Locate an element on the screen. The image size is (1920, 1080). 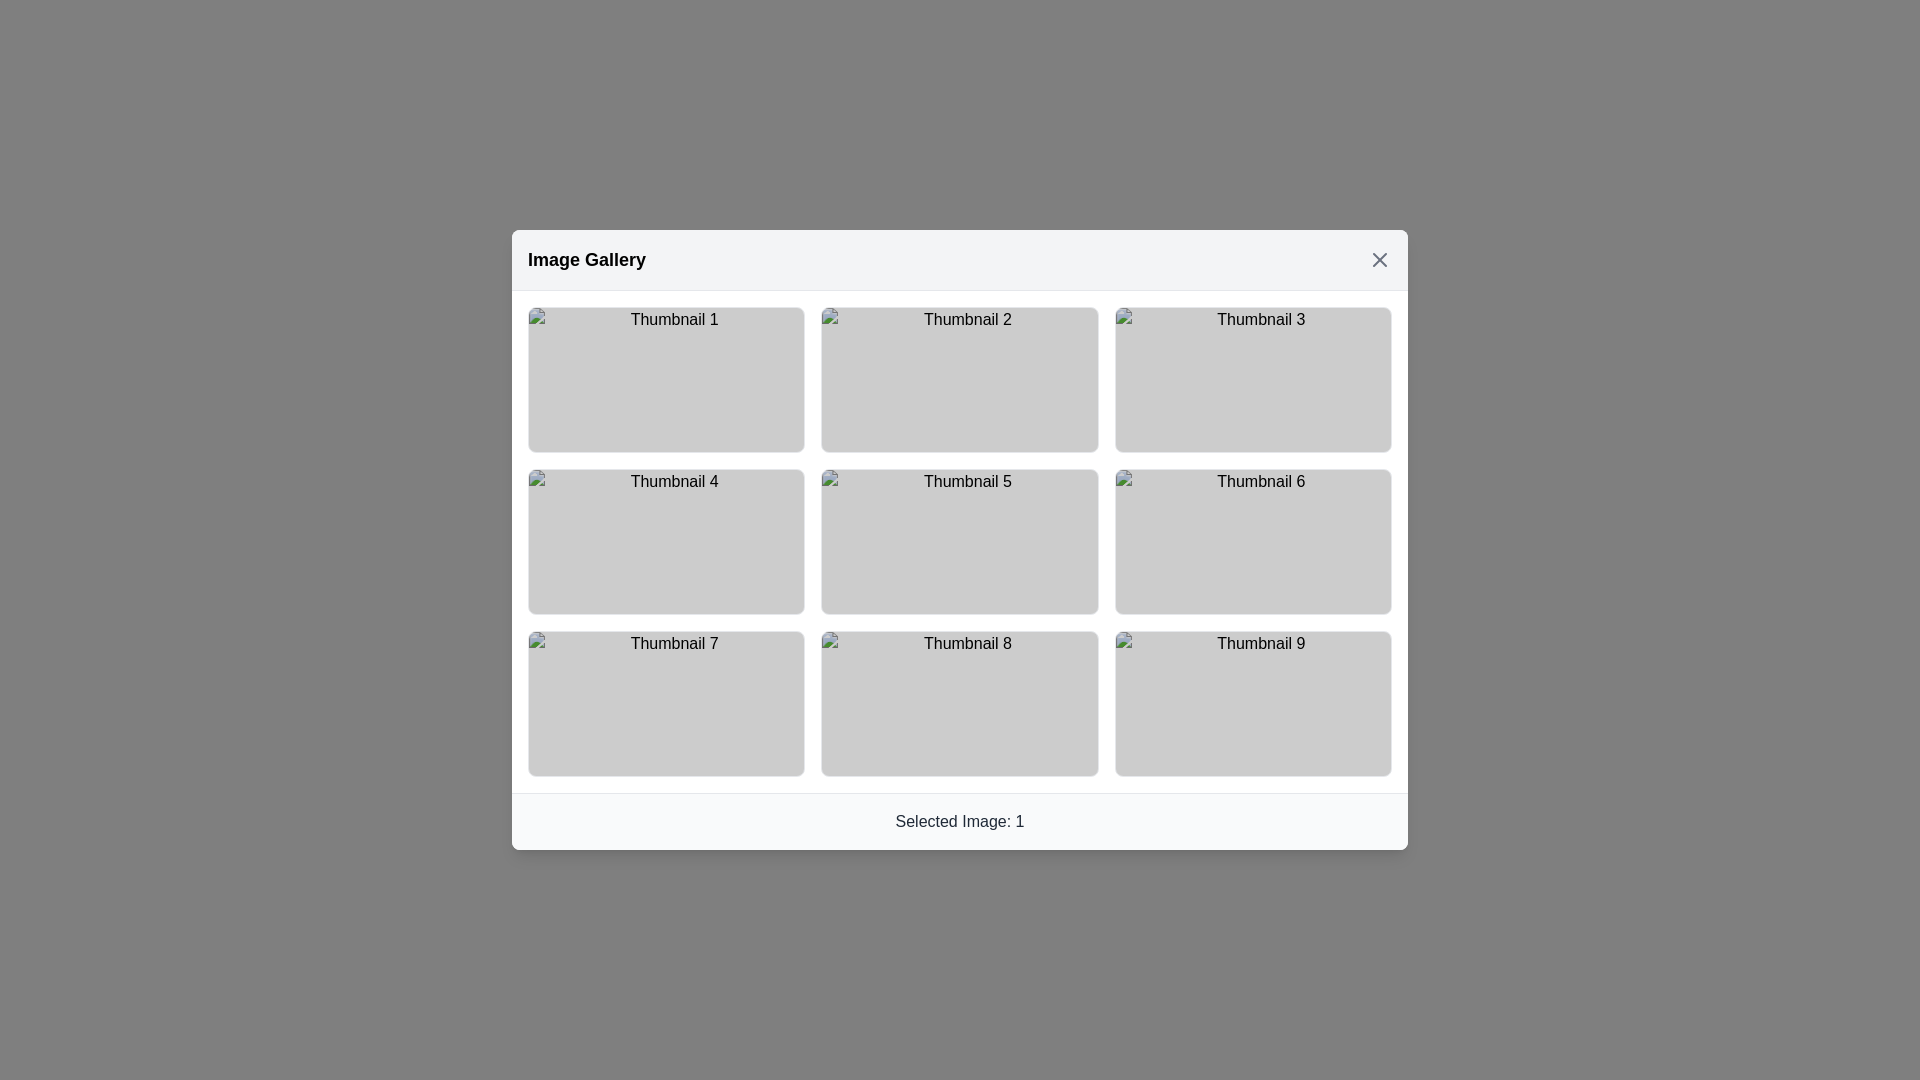
the text label 'Image Gallery', which is prominently displayed in bold and larger font at the top left of the header section is located at coordinates (585, 258).